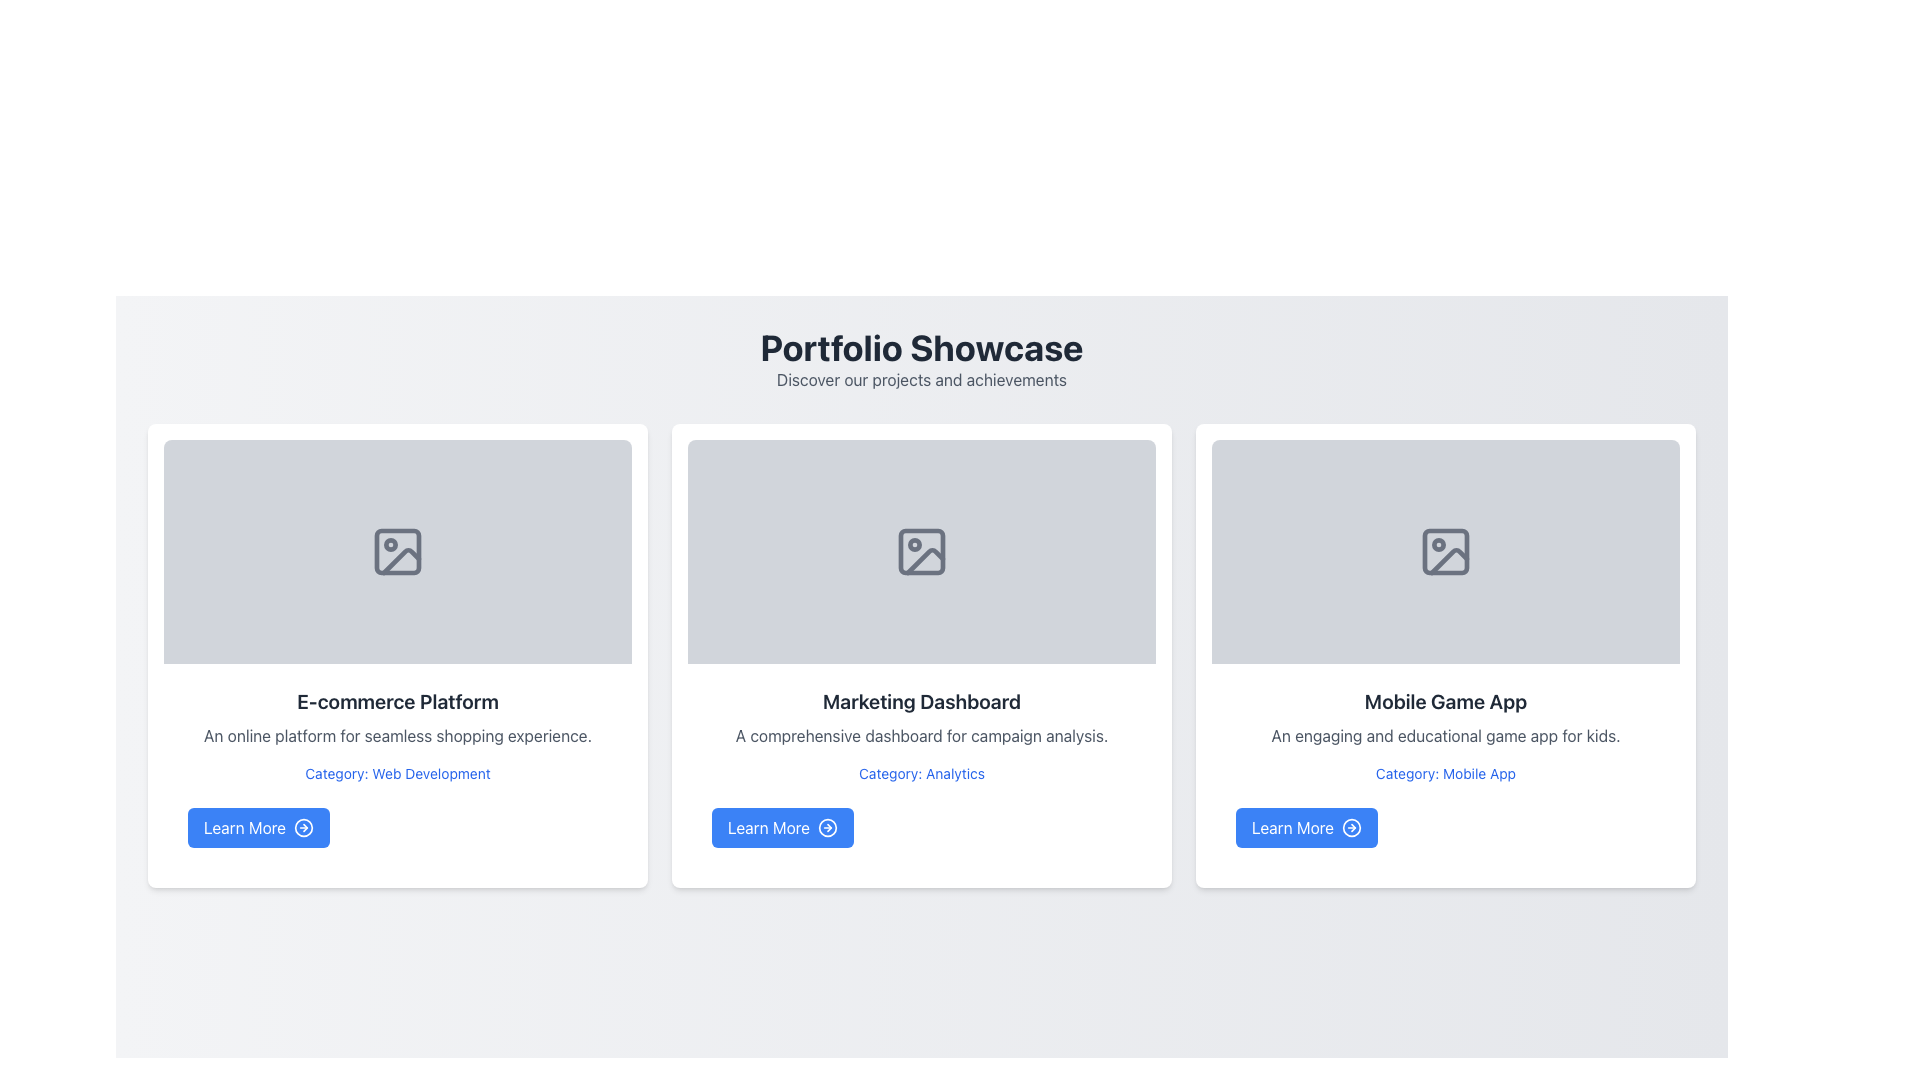 Image resolution: width=1920 pixels, height=1080 pixels. What do you see at coordinates (398, 551) in the screenshot?
I see `the Image Placeholder located at the top section of the leftmost card, which is above the text 'E-commerce Platform'` at bounding box center [398, 551].